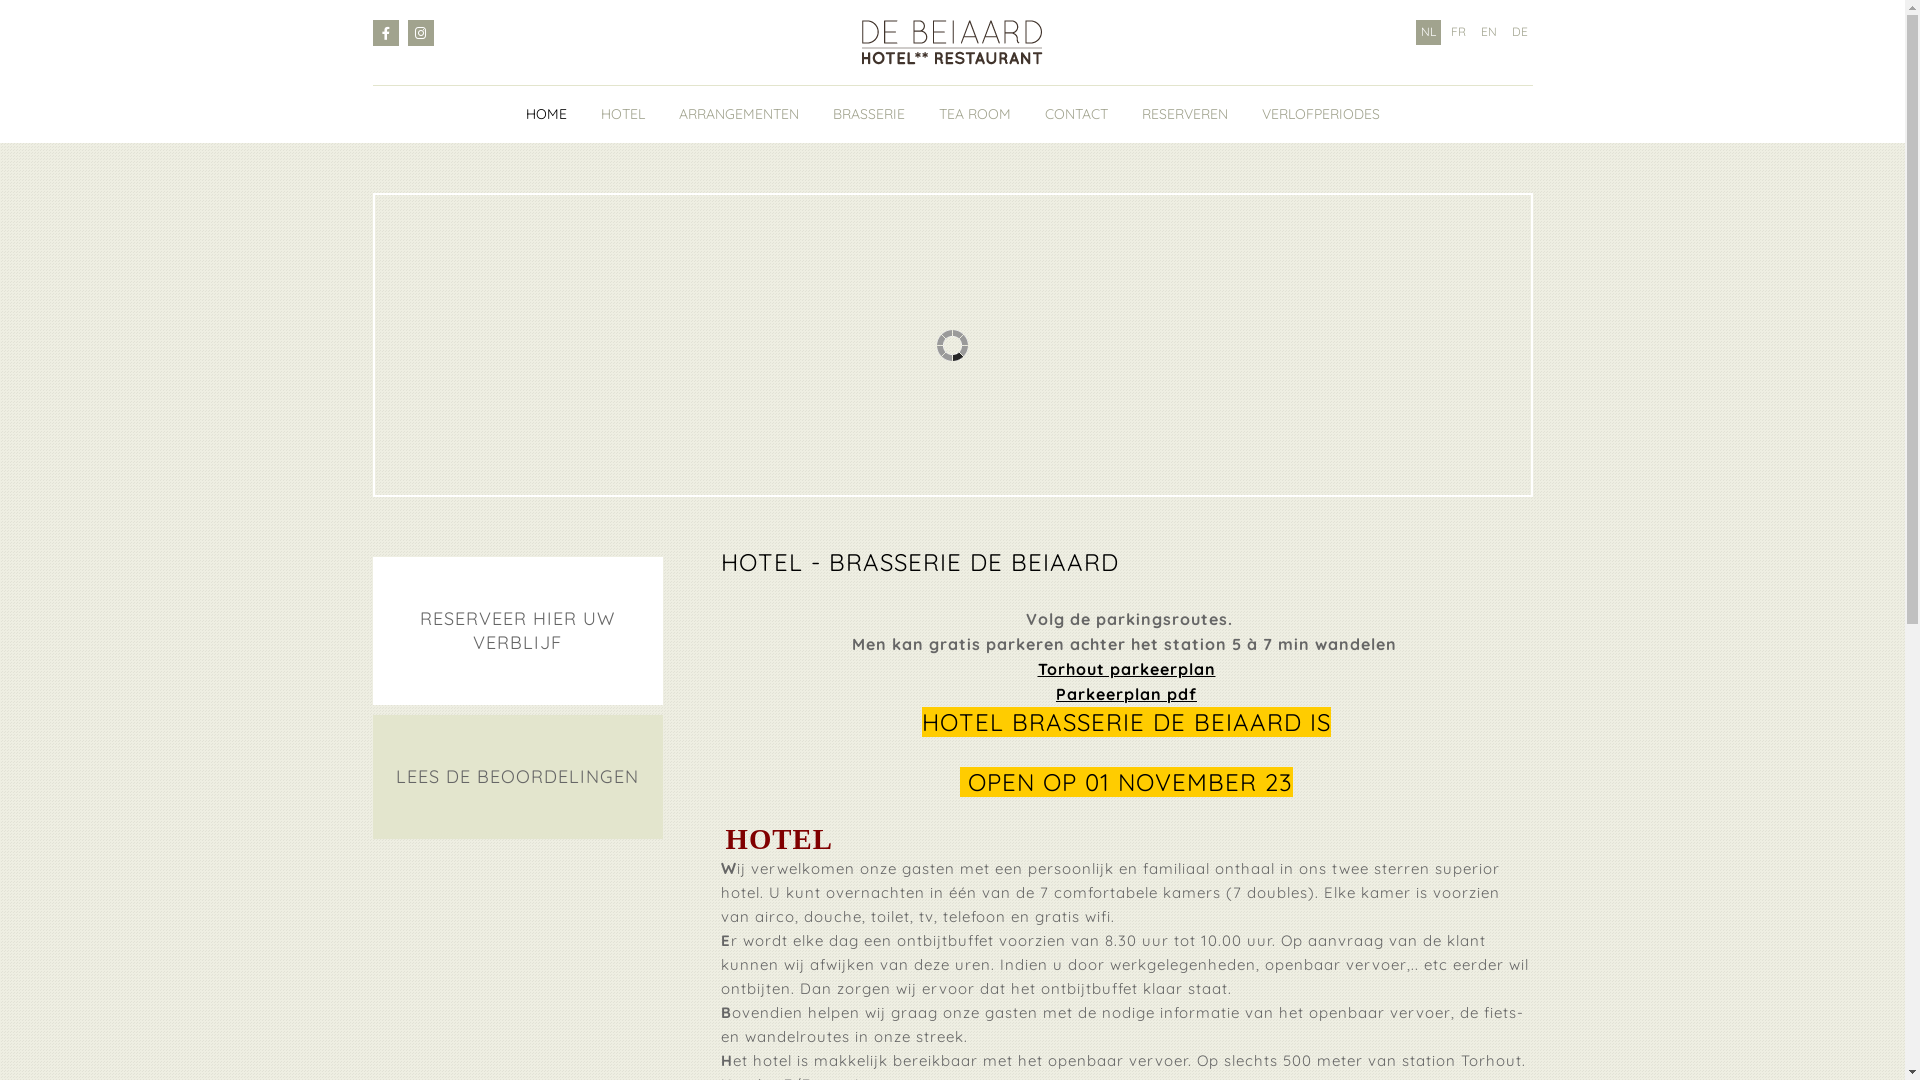 This screenshot has width=1920, height=1080. Describe the element at coordinates (1055, 693) in the screenshot. I see `'Parkeerplan pdf'` at that location.